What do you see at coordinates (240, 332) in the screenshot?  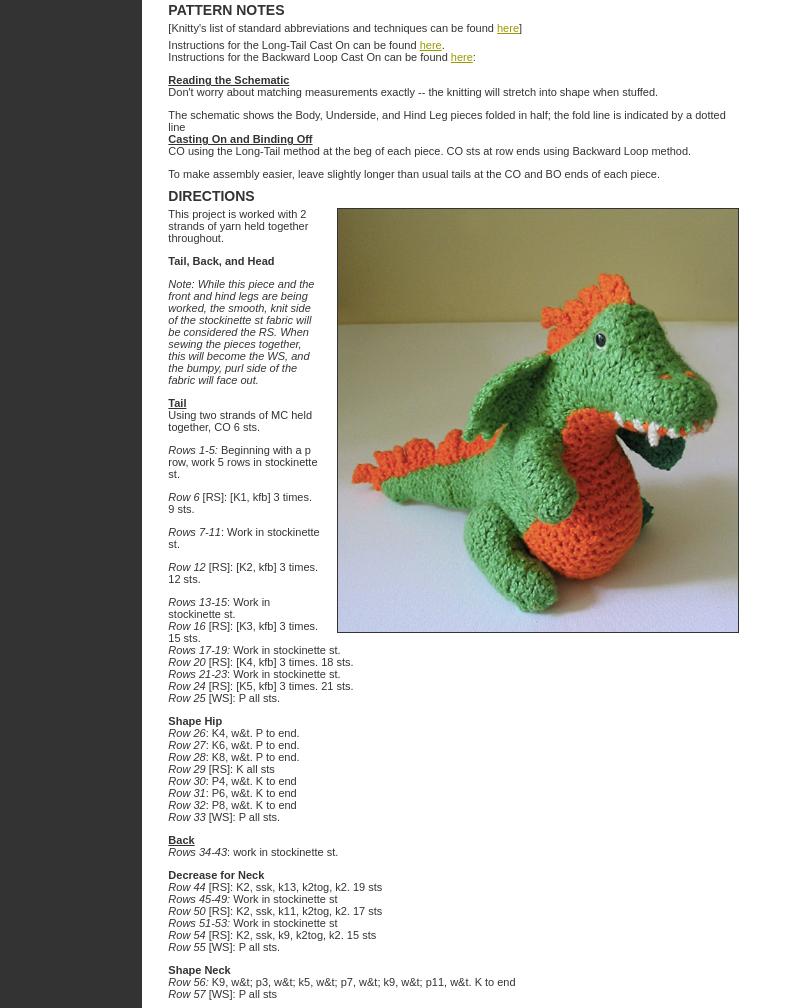 I see `'Note: While this piece and the front 
                              and hind legs are being worked, the smooth, 
                              knit side of the stockinette st fabric will 
                              be considered the RS. When sewing the pieces 
                              together, this will become the WS, and the 
                              bumpy, purl side of the fabric will face out.'` at bounding box center [240, 332].